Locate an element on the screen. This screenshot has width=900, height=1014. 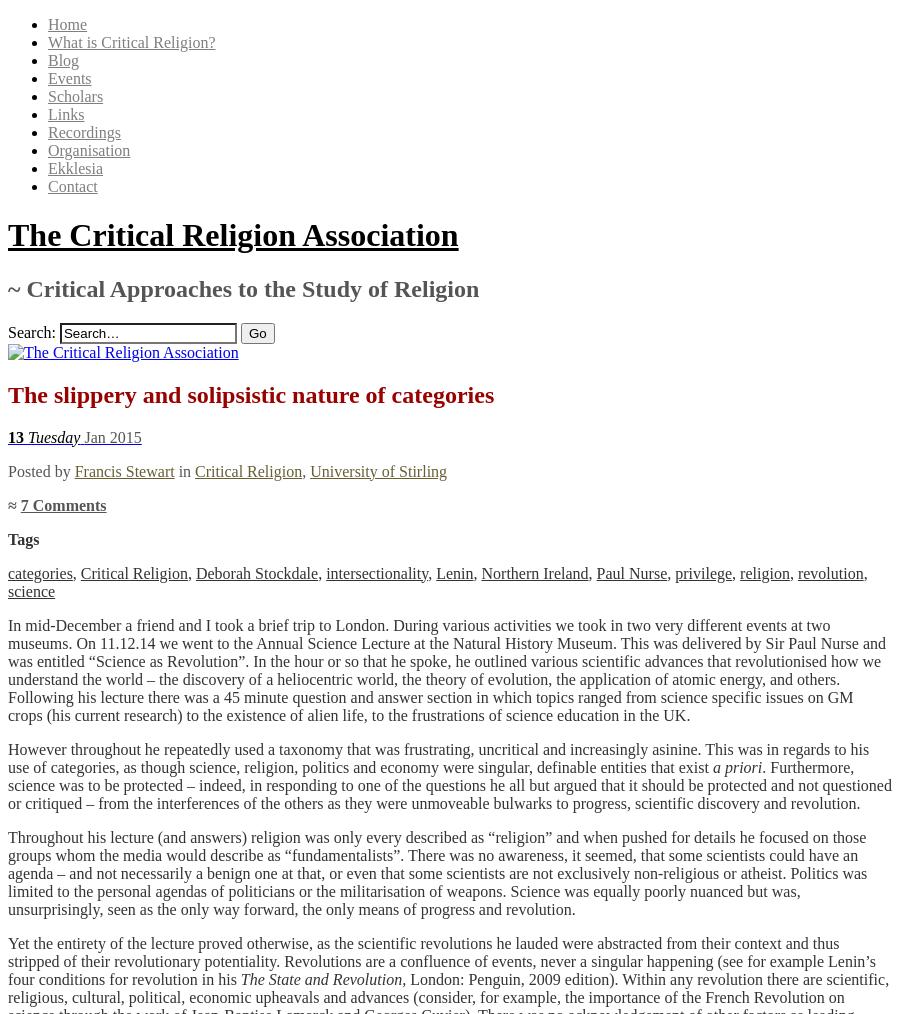
'by' is located at coordinates (62, 470).